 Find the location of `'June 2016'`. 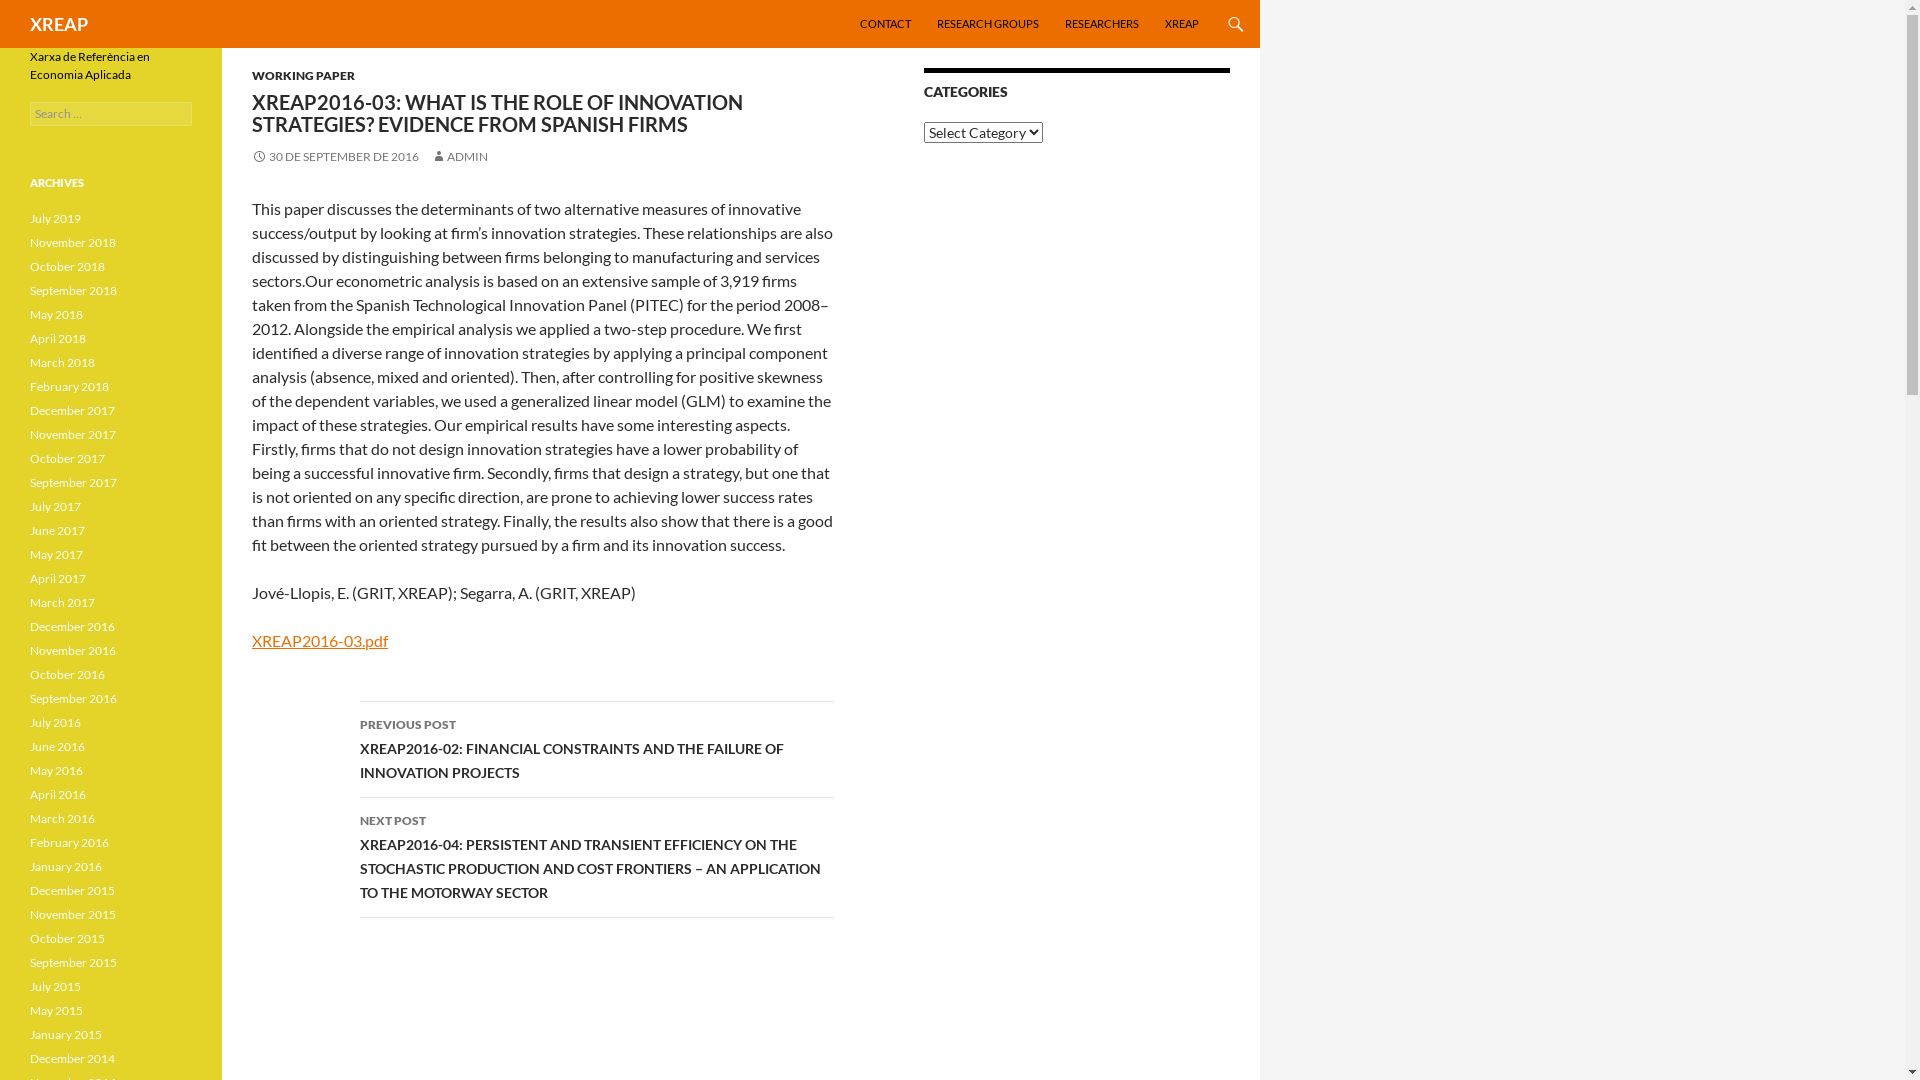

'June 2016' is located at coordinates (57, 746).